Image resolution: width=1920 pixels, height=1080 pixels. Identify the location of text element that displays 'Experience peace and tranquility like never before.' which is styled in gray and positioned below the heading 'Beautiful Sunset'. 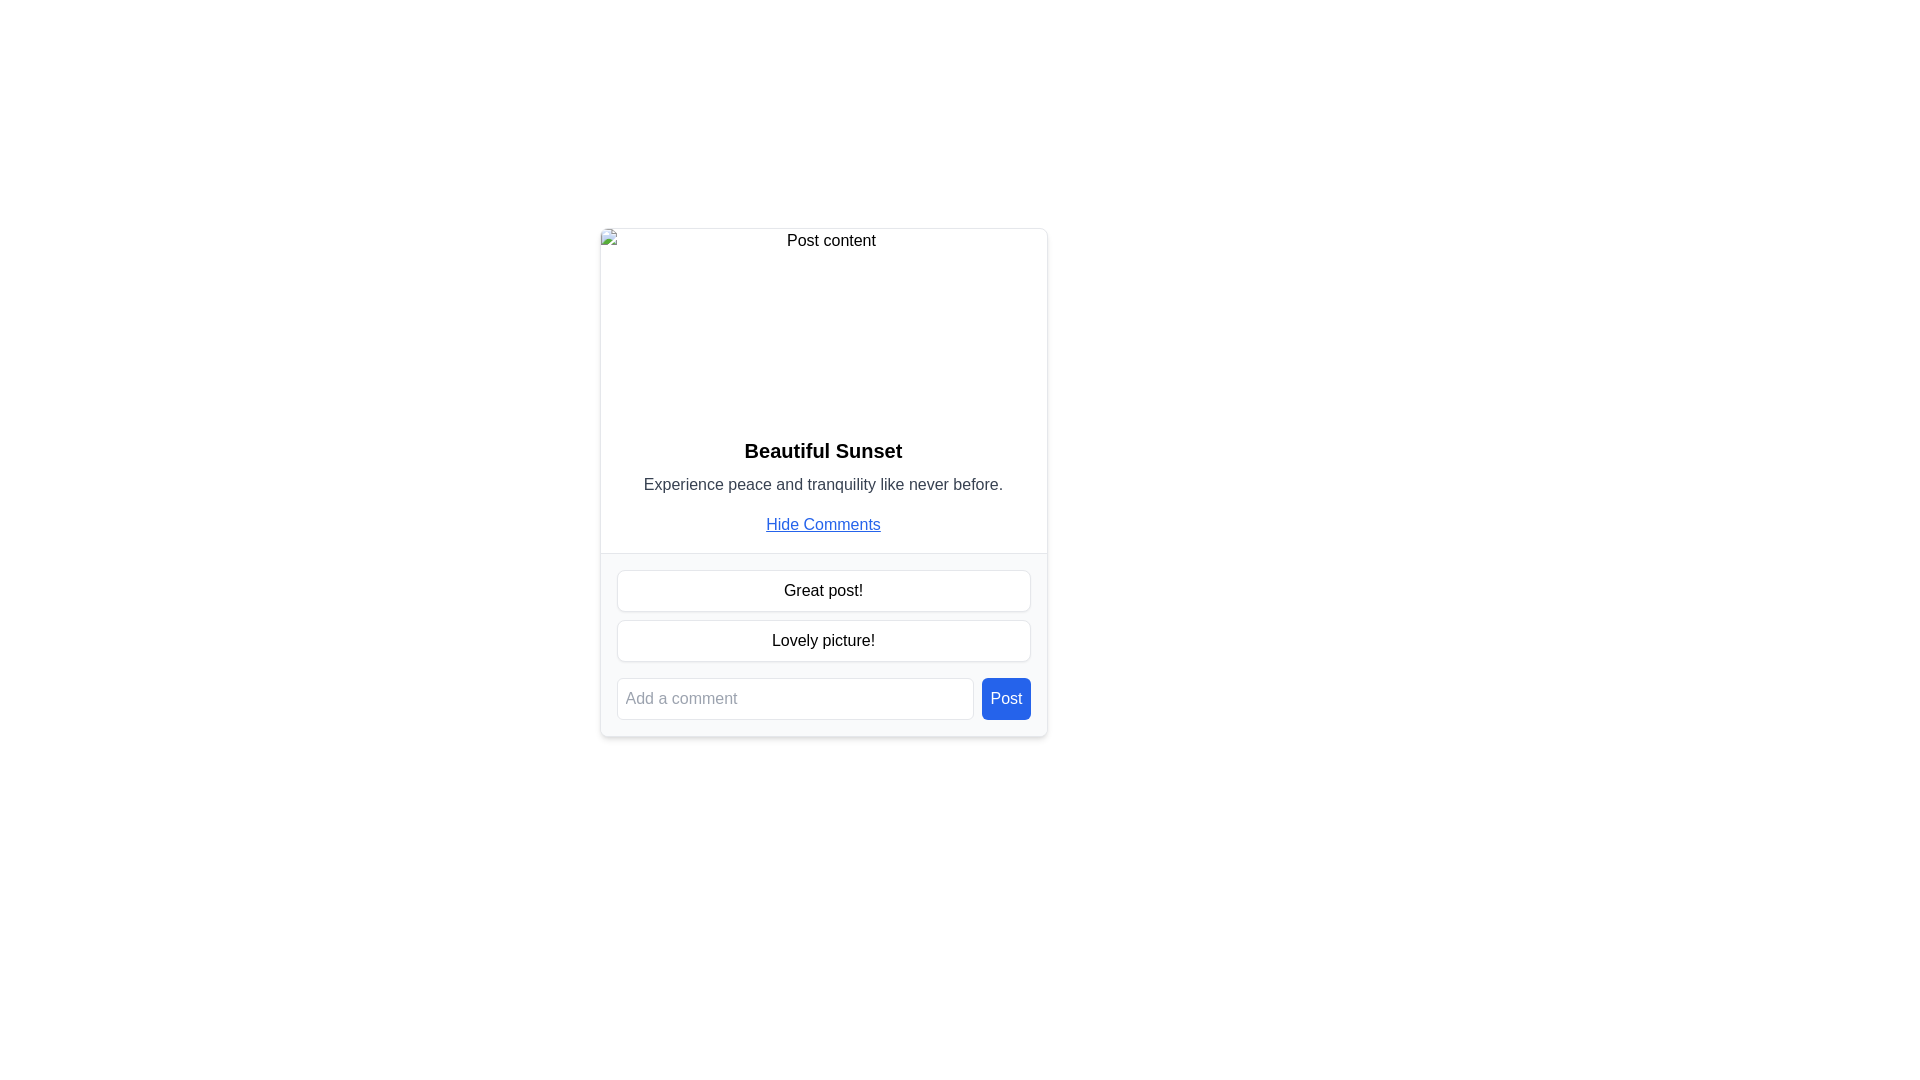
(823, 485).